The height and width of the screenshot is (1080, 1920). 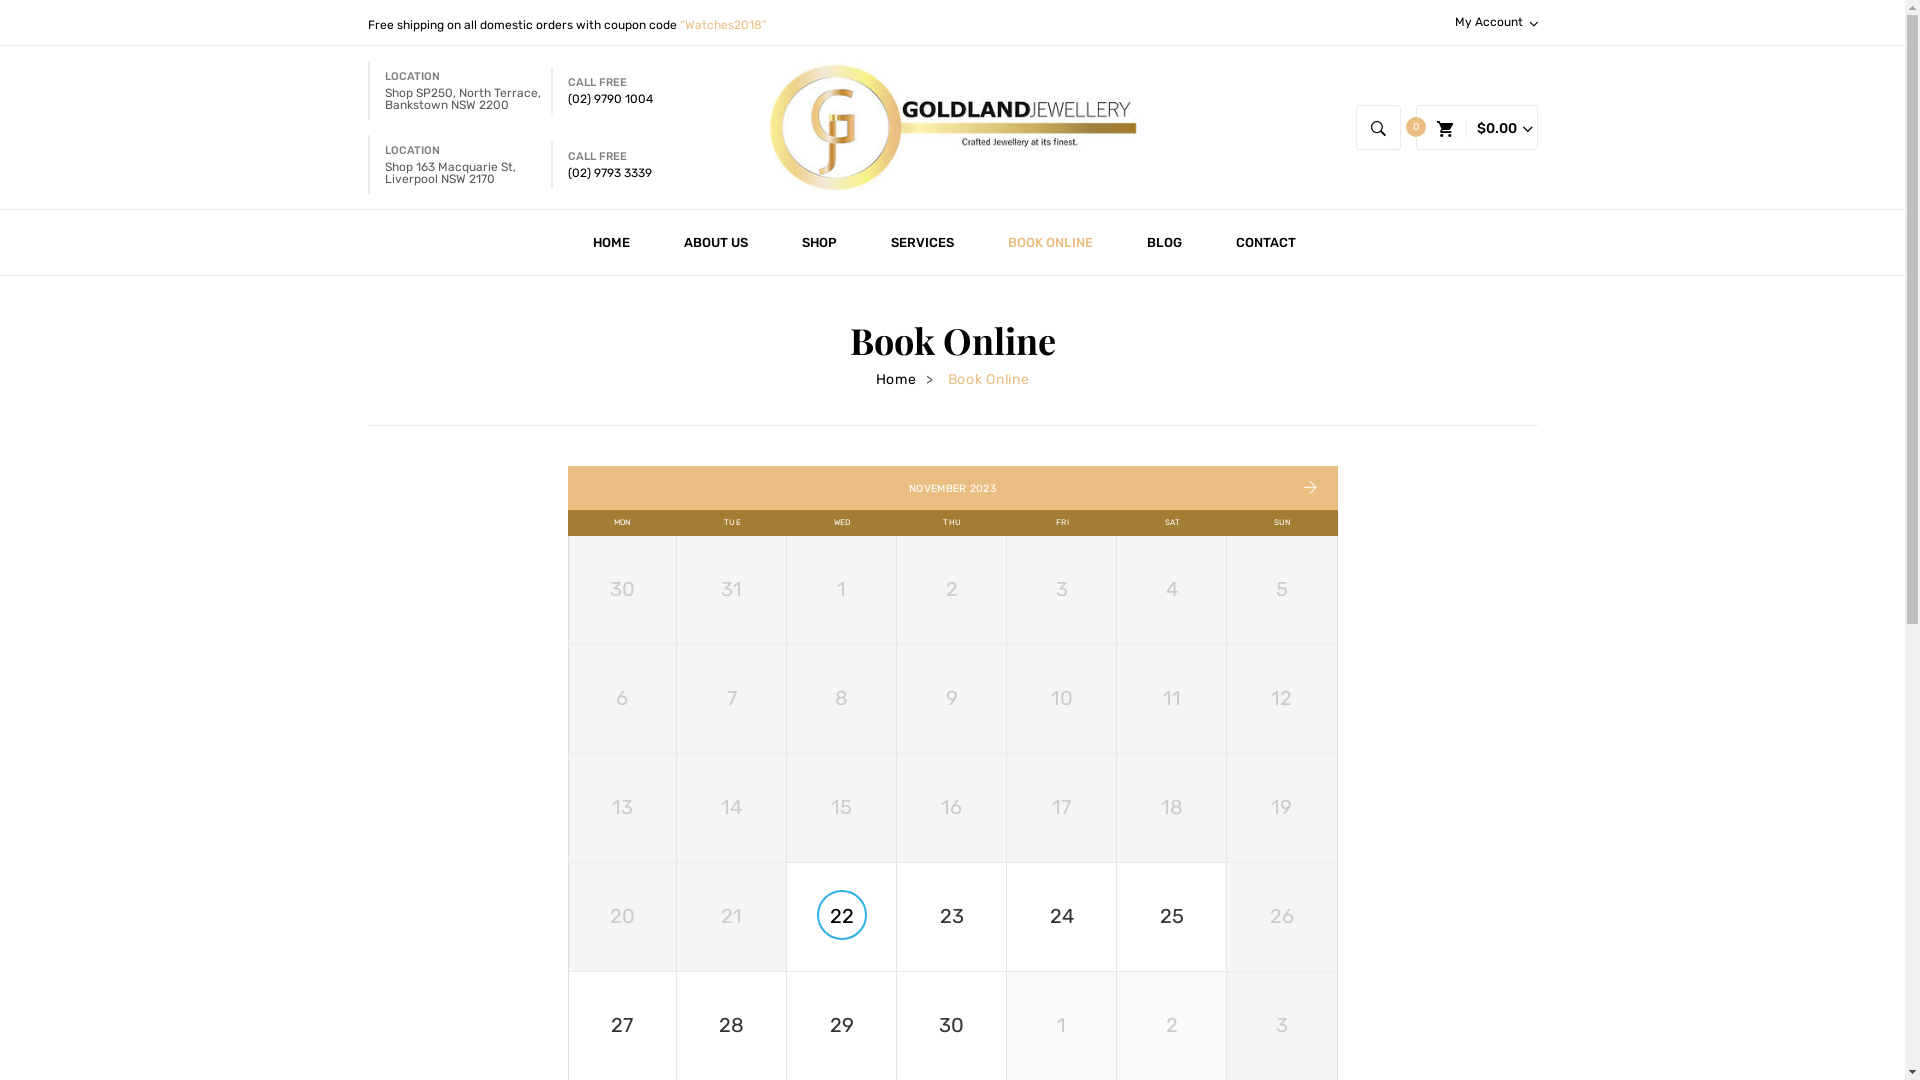 I want to click on 'CONTACT', so click(x=1264, y=241).